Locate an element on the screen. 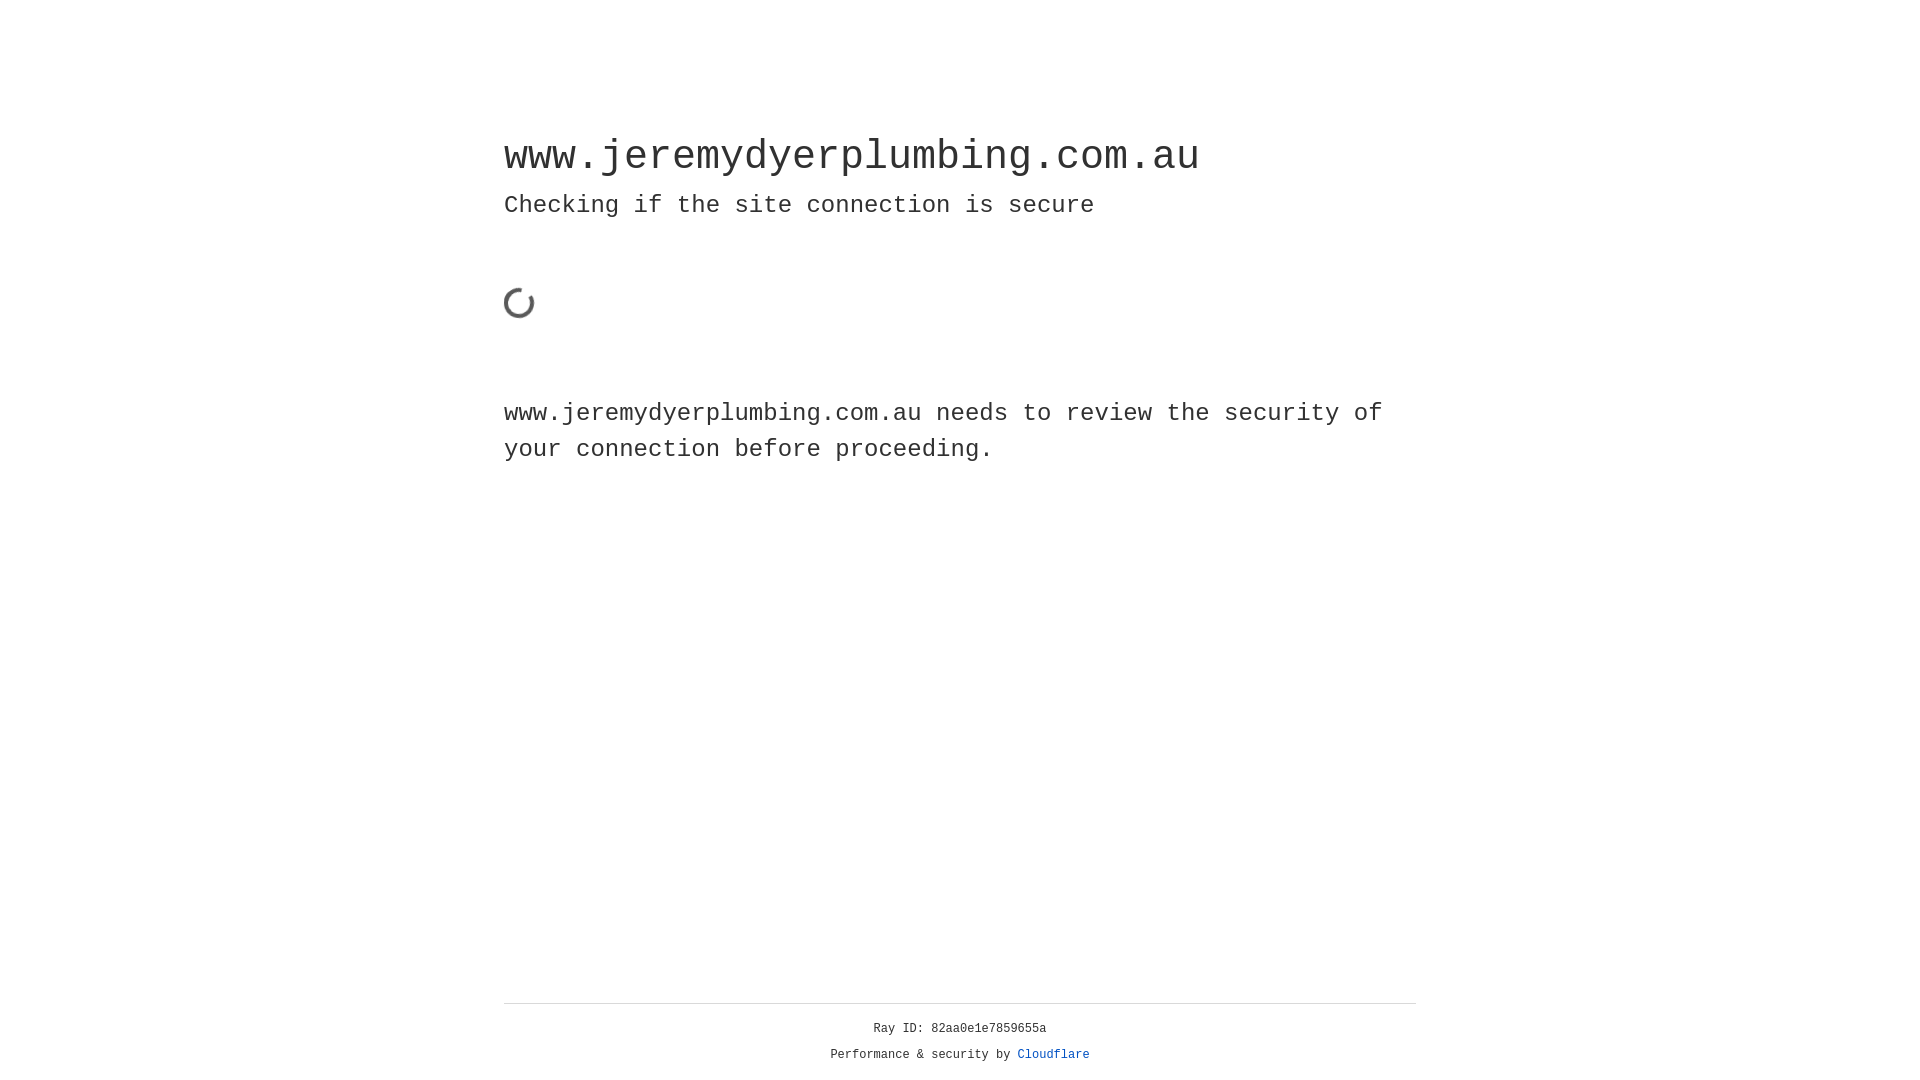  'Cloudflare' is located at coordinates (1053, 1054).